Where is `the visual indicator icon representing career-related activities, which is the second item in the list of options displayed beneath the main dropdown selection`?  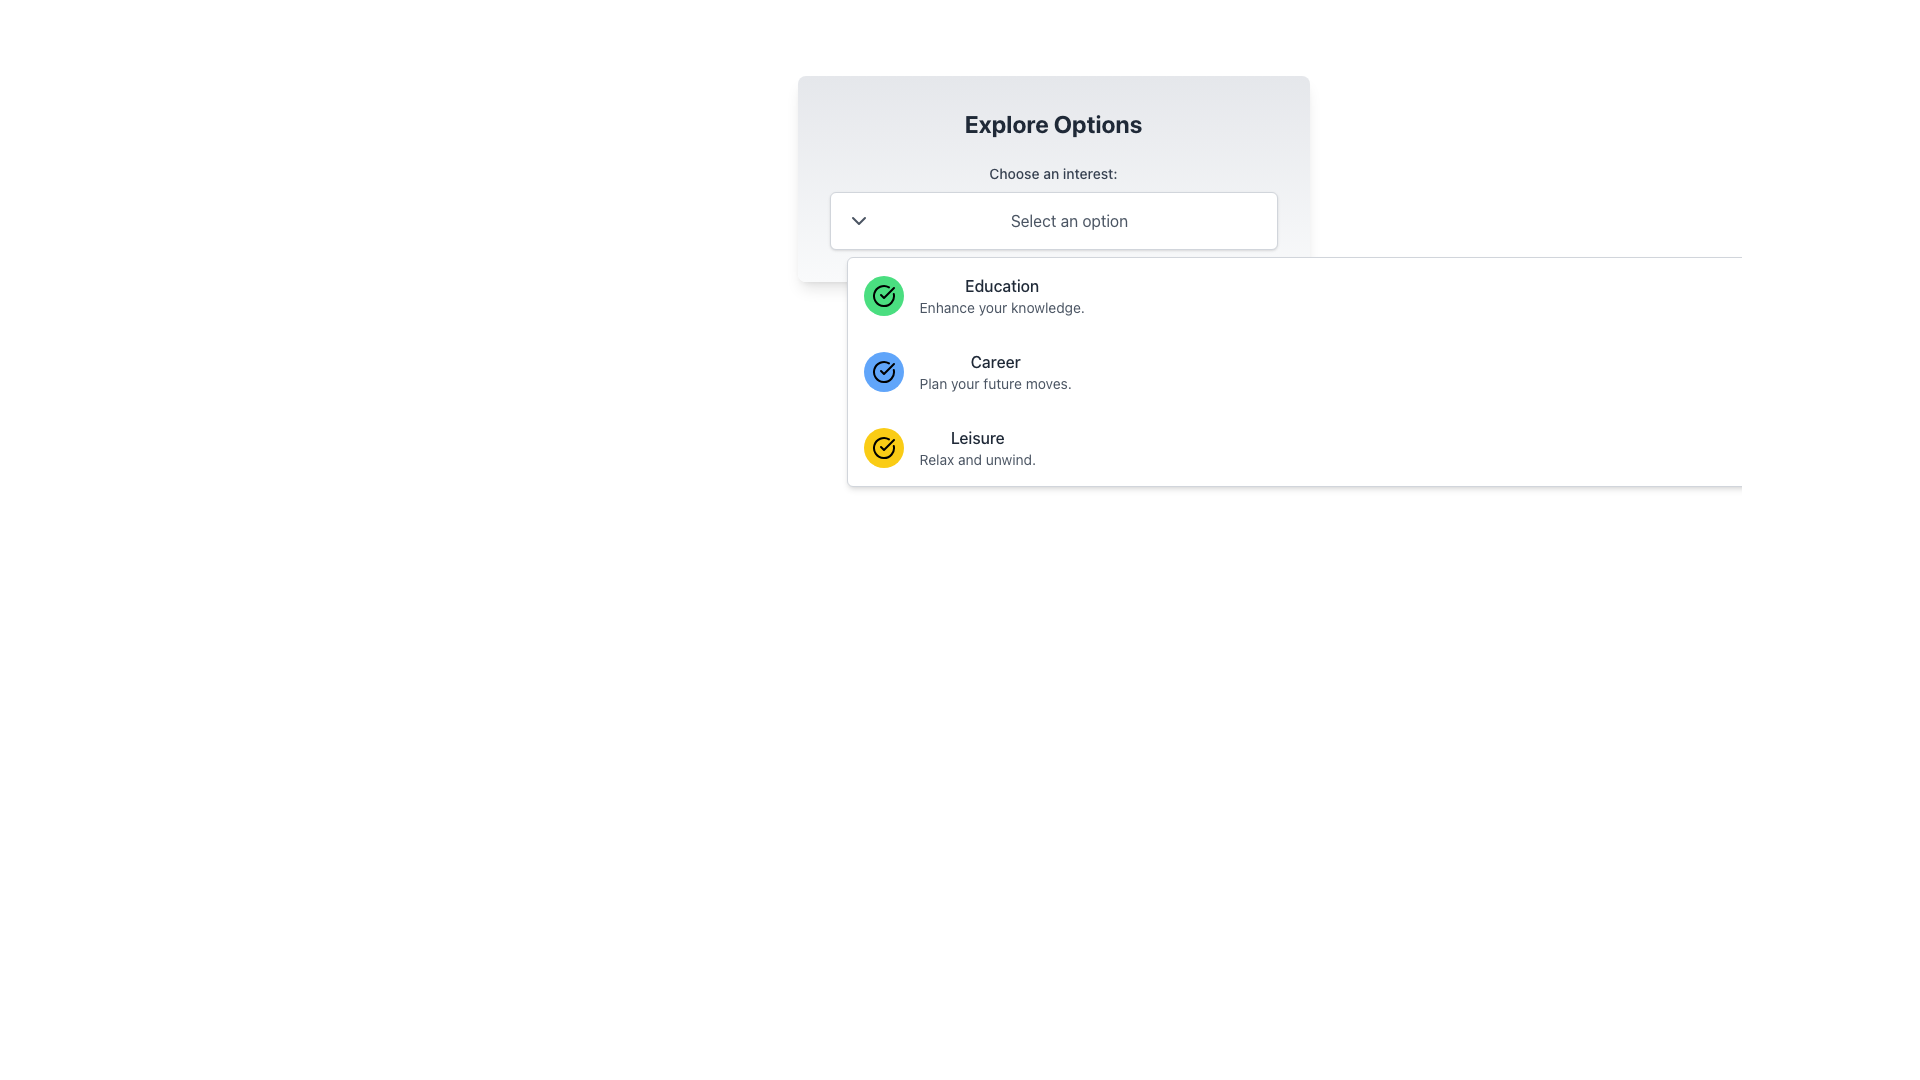
the visual indicator icon representing career-related activities, which is the second item in the list of options displayed beneath the main dropdown selection is located at coordinates (886, 369).